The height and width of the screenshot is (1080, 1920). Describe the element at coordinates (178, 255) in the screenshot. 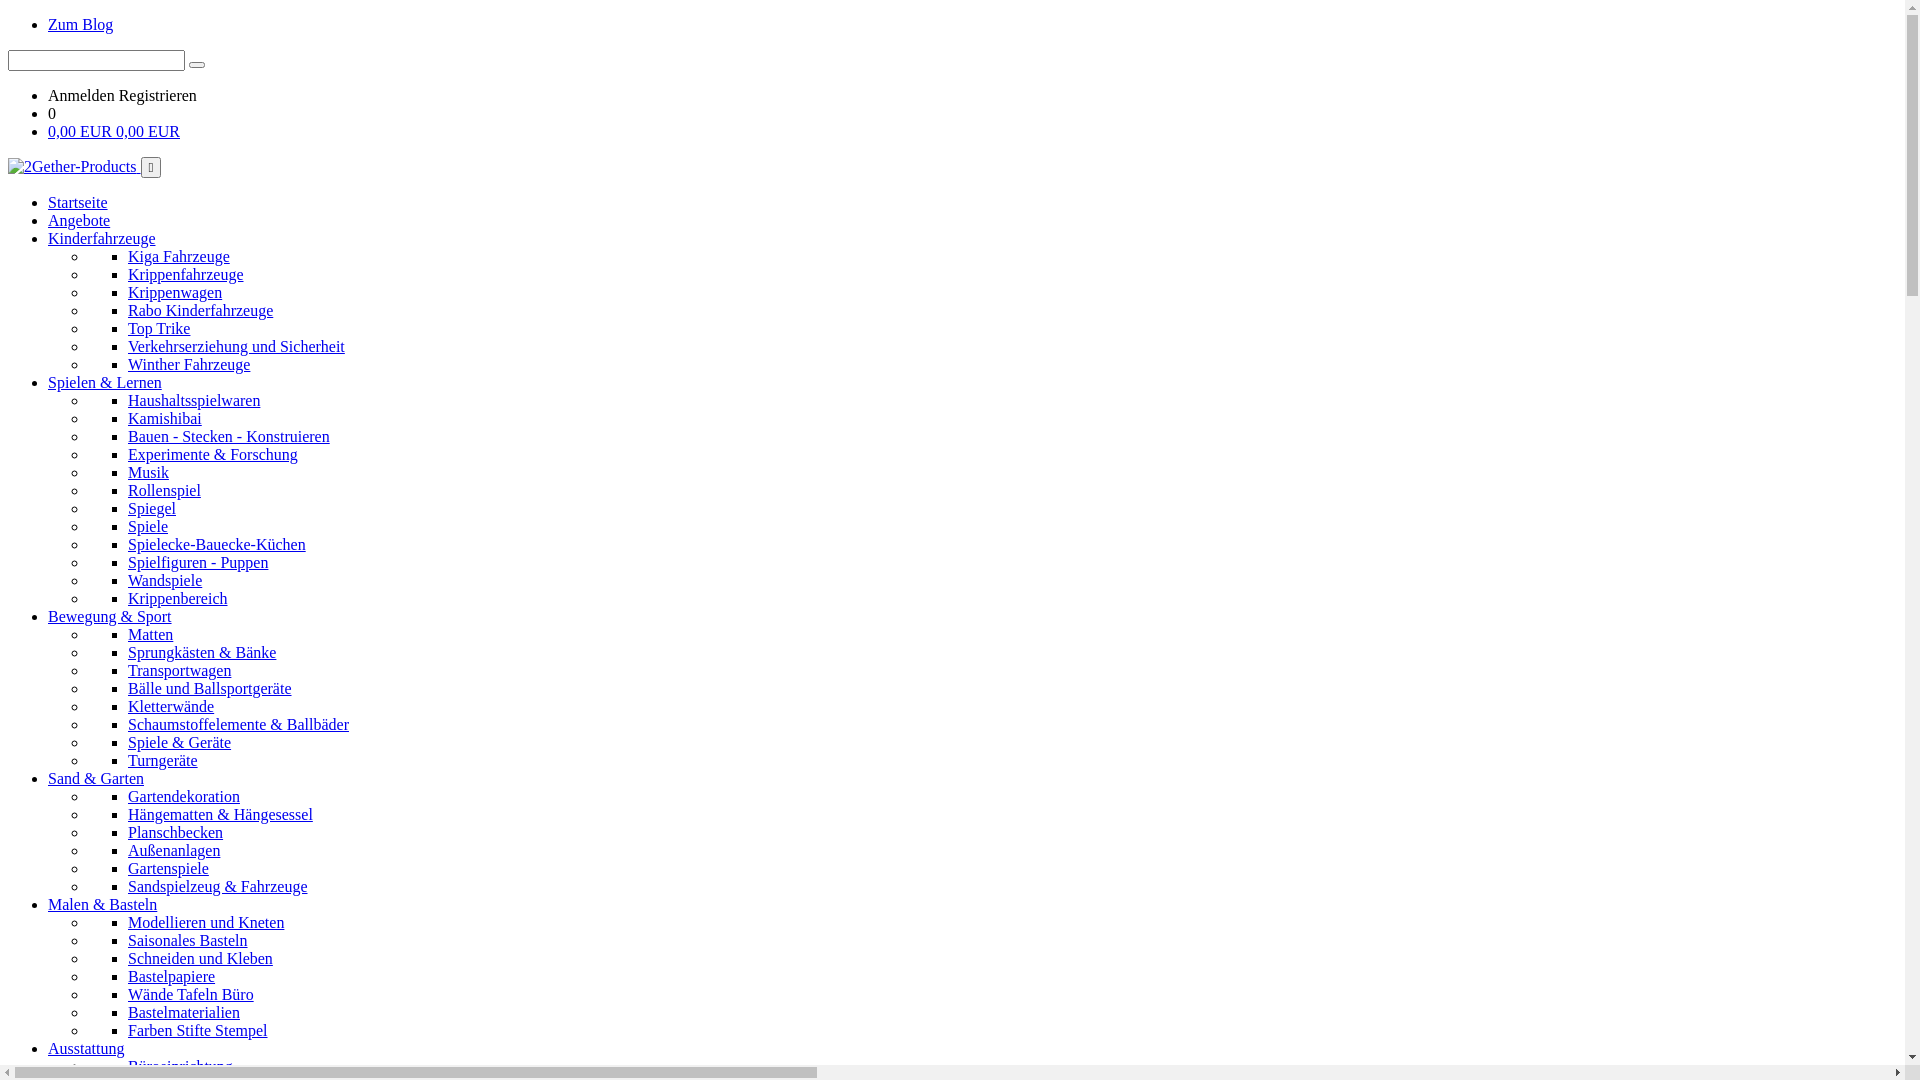

I see `'Kiga Fahrzeuge'` at that location.